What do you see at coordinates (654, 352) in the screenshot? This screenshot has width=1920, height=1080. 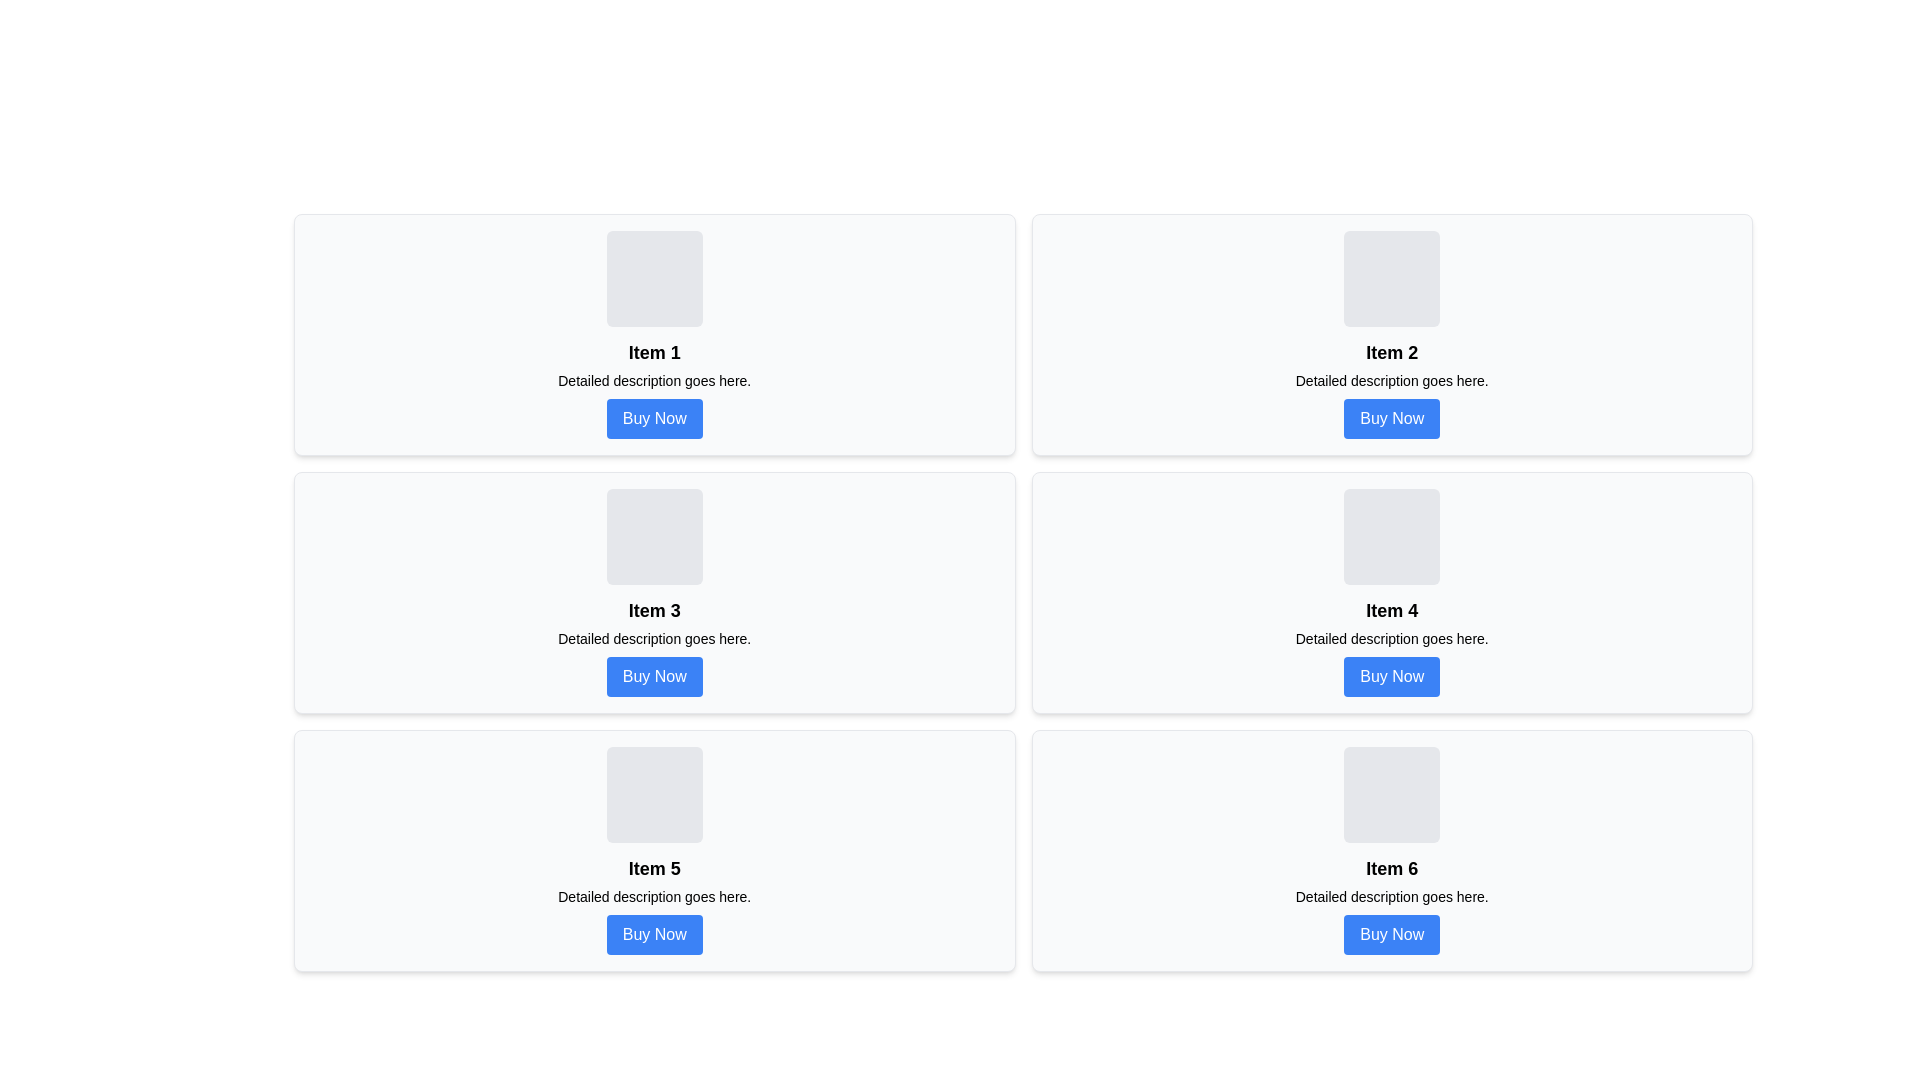 I see `the static text label displaying 'Item 1', which is bold and large, located under a square placeholder image` at bounding box center [654, 352].